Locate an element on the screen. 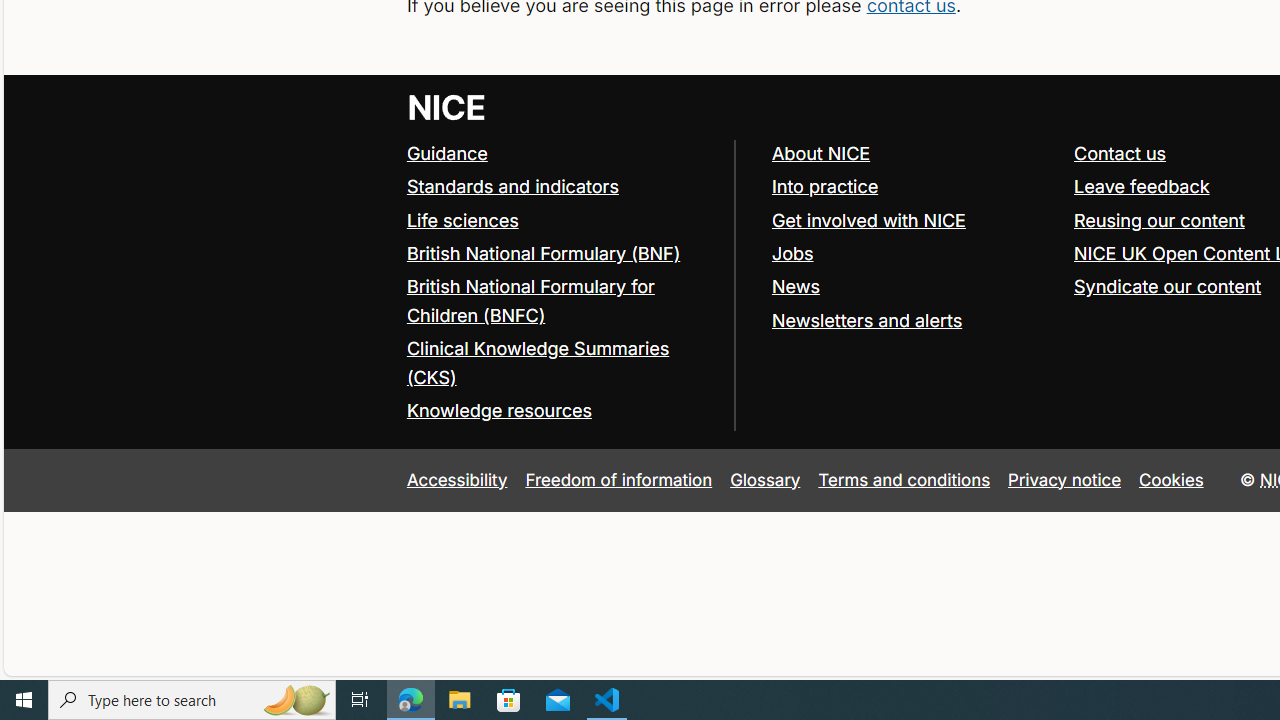 Image resolution: width=1280 pixels, height=720 pixels. 'Life sciences' is located at coordinates (461, 219).